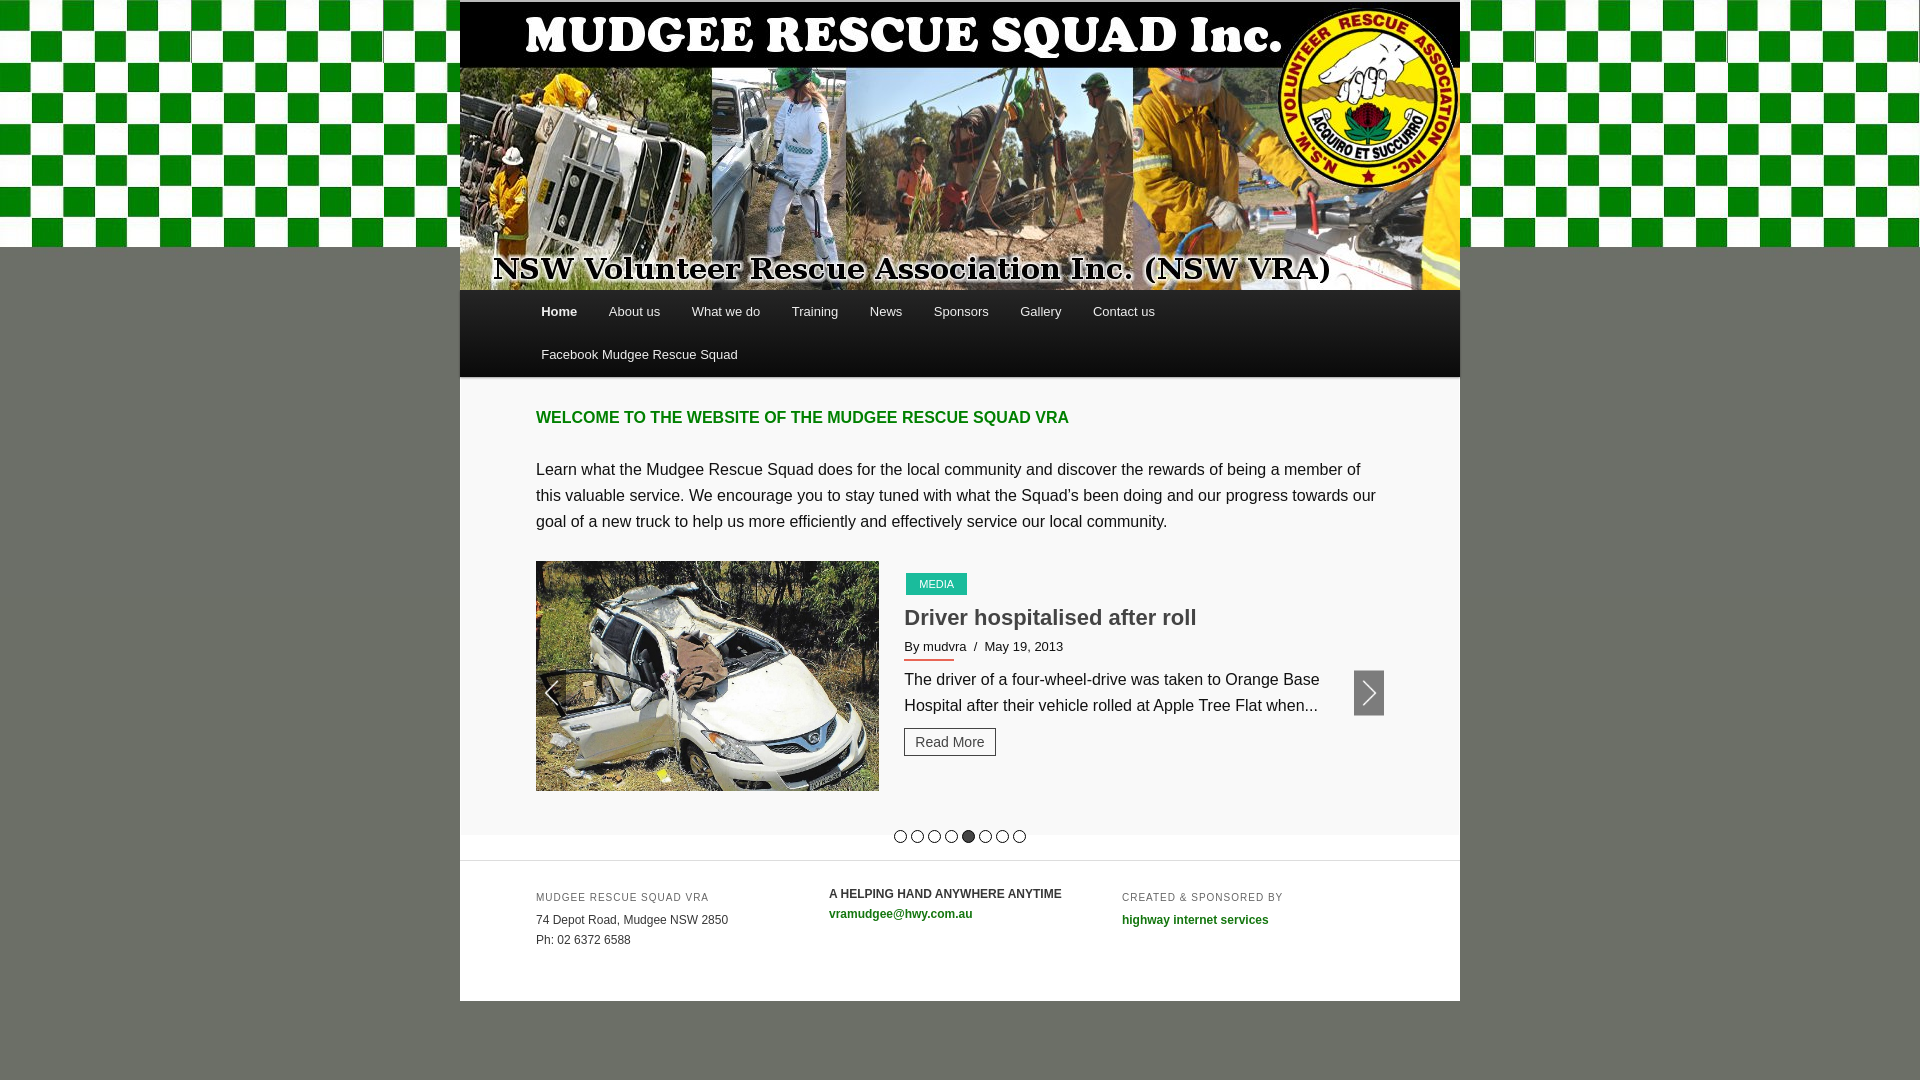 The width and height of the screenshot is (1920, 1080). I want to click on 'Facebook Mudgee Rescue Squad', so click(524, 353).